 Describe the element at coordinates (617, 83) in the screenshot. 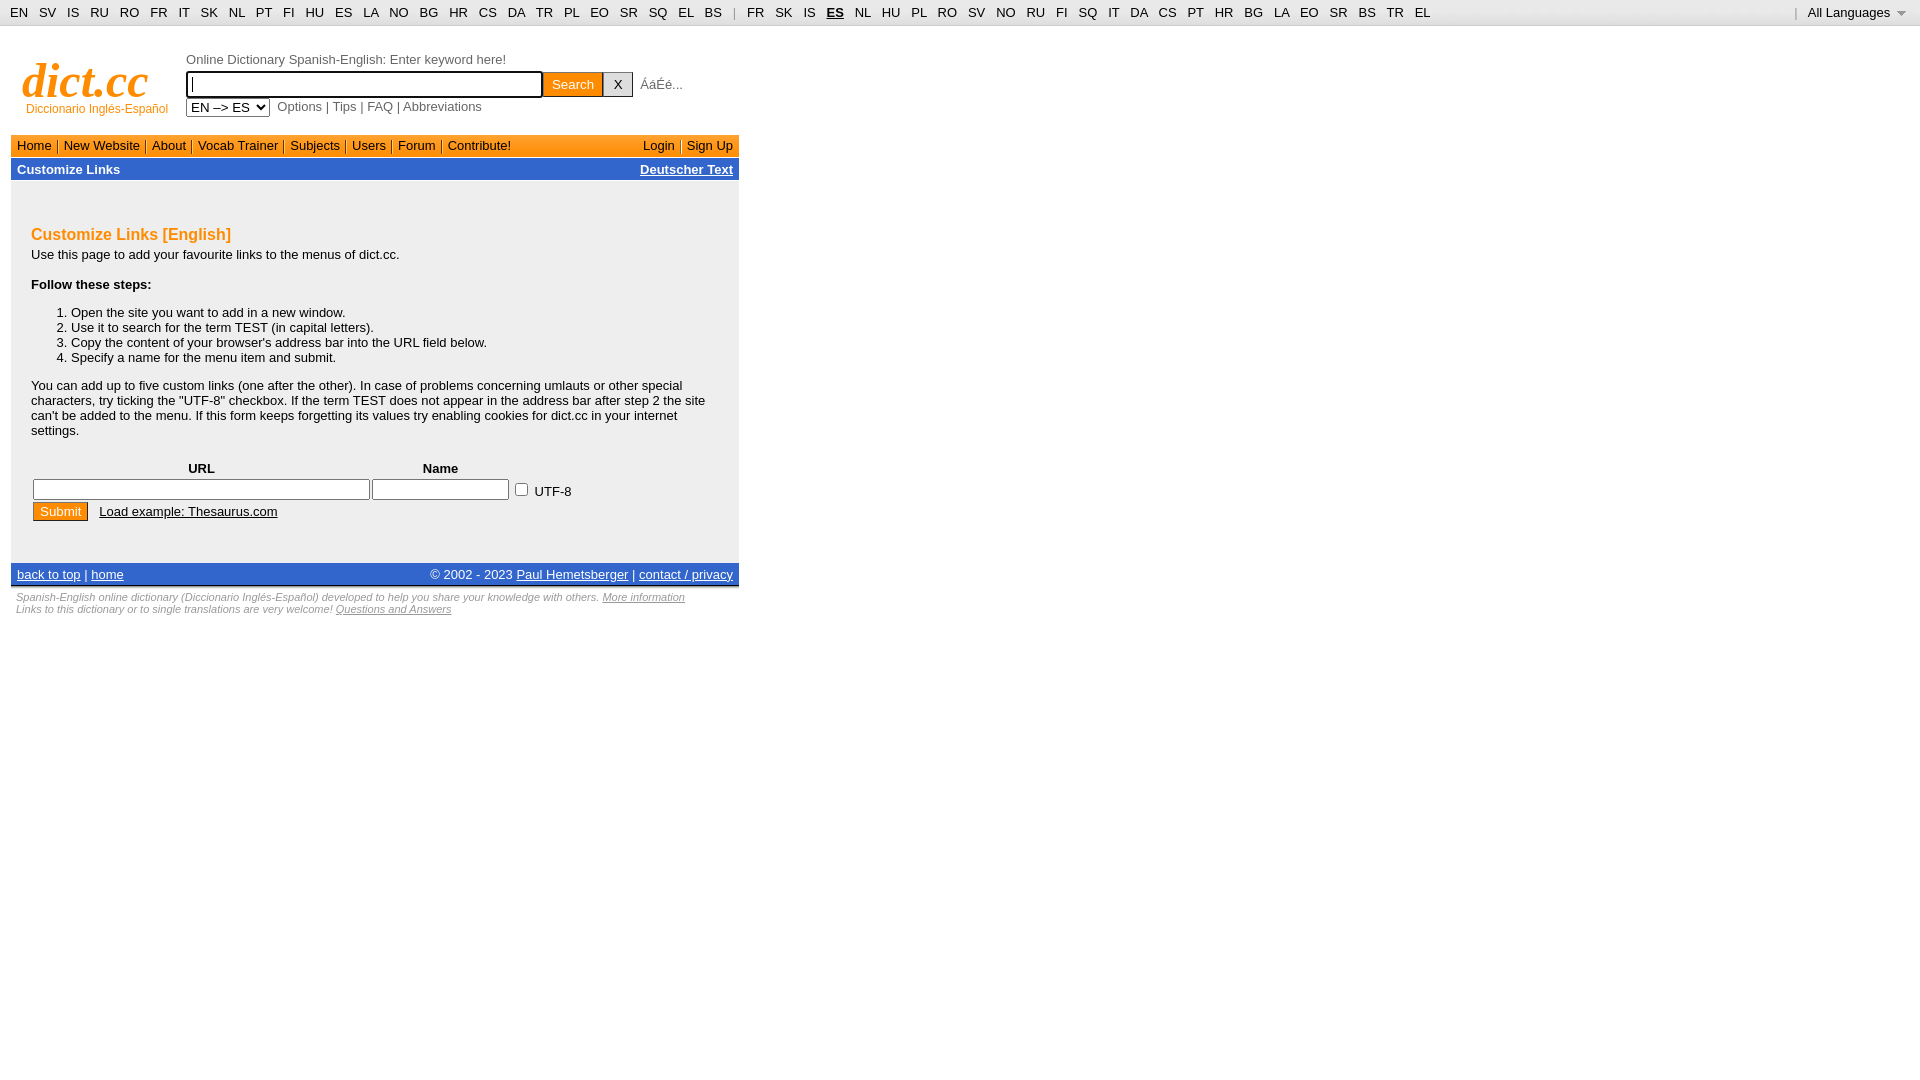

I see `'X'` at that location.